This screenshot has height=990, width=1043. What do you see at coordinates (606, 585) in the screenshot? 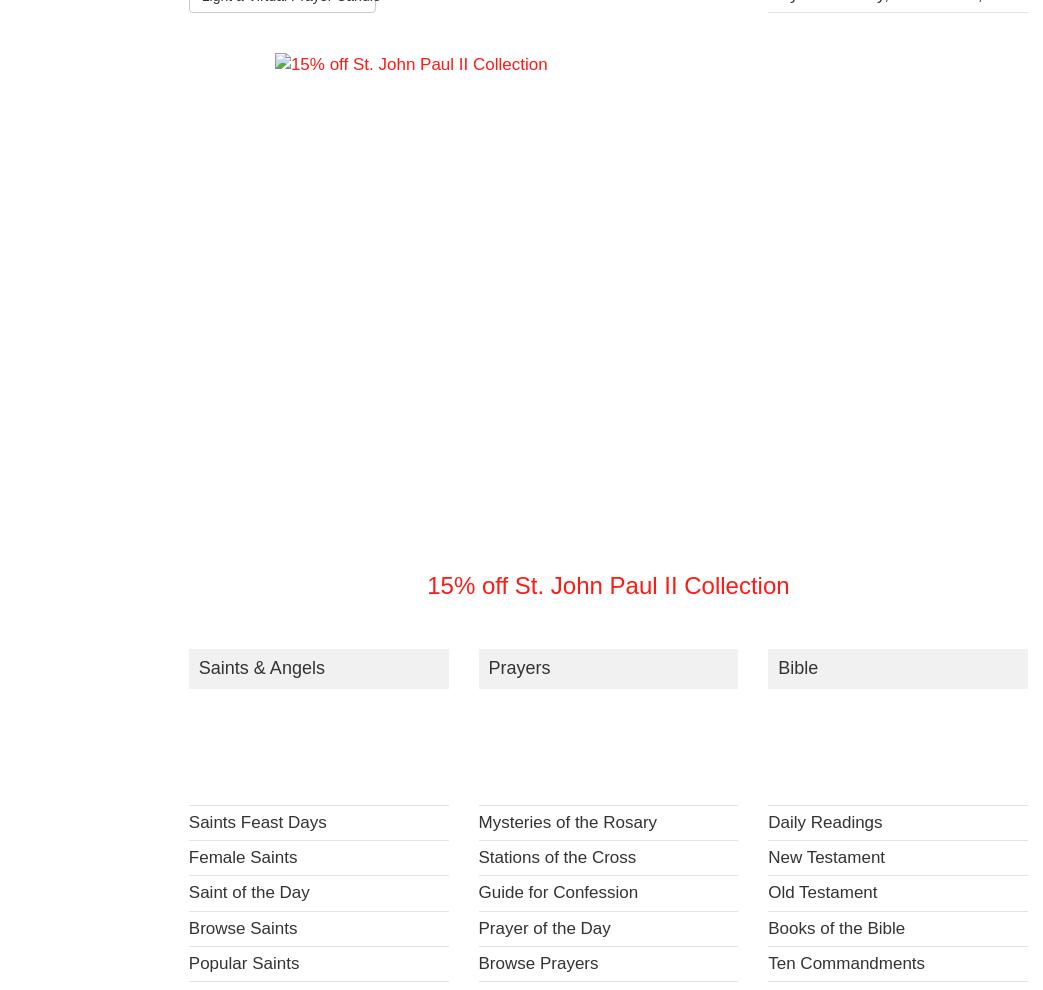
I see `'15% off St. John Paul II Collection'` at bounding box center [606, 585].